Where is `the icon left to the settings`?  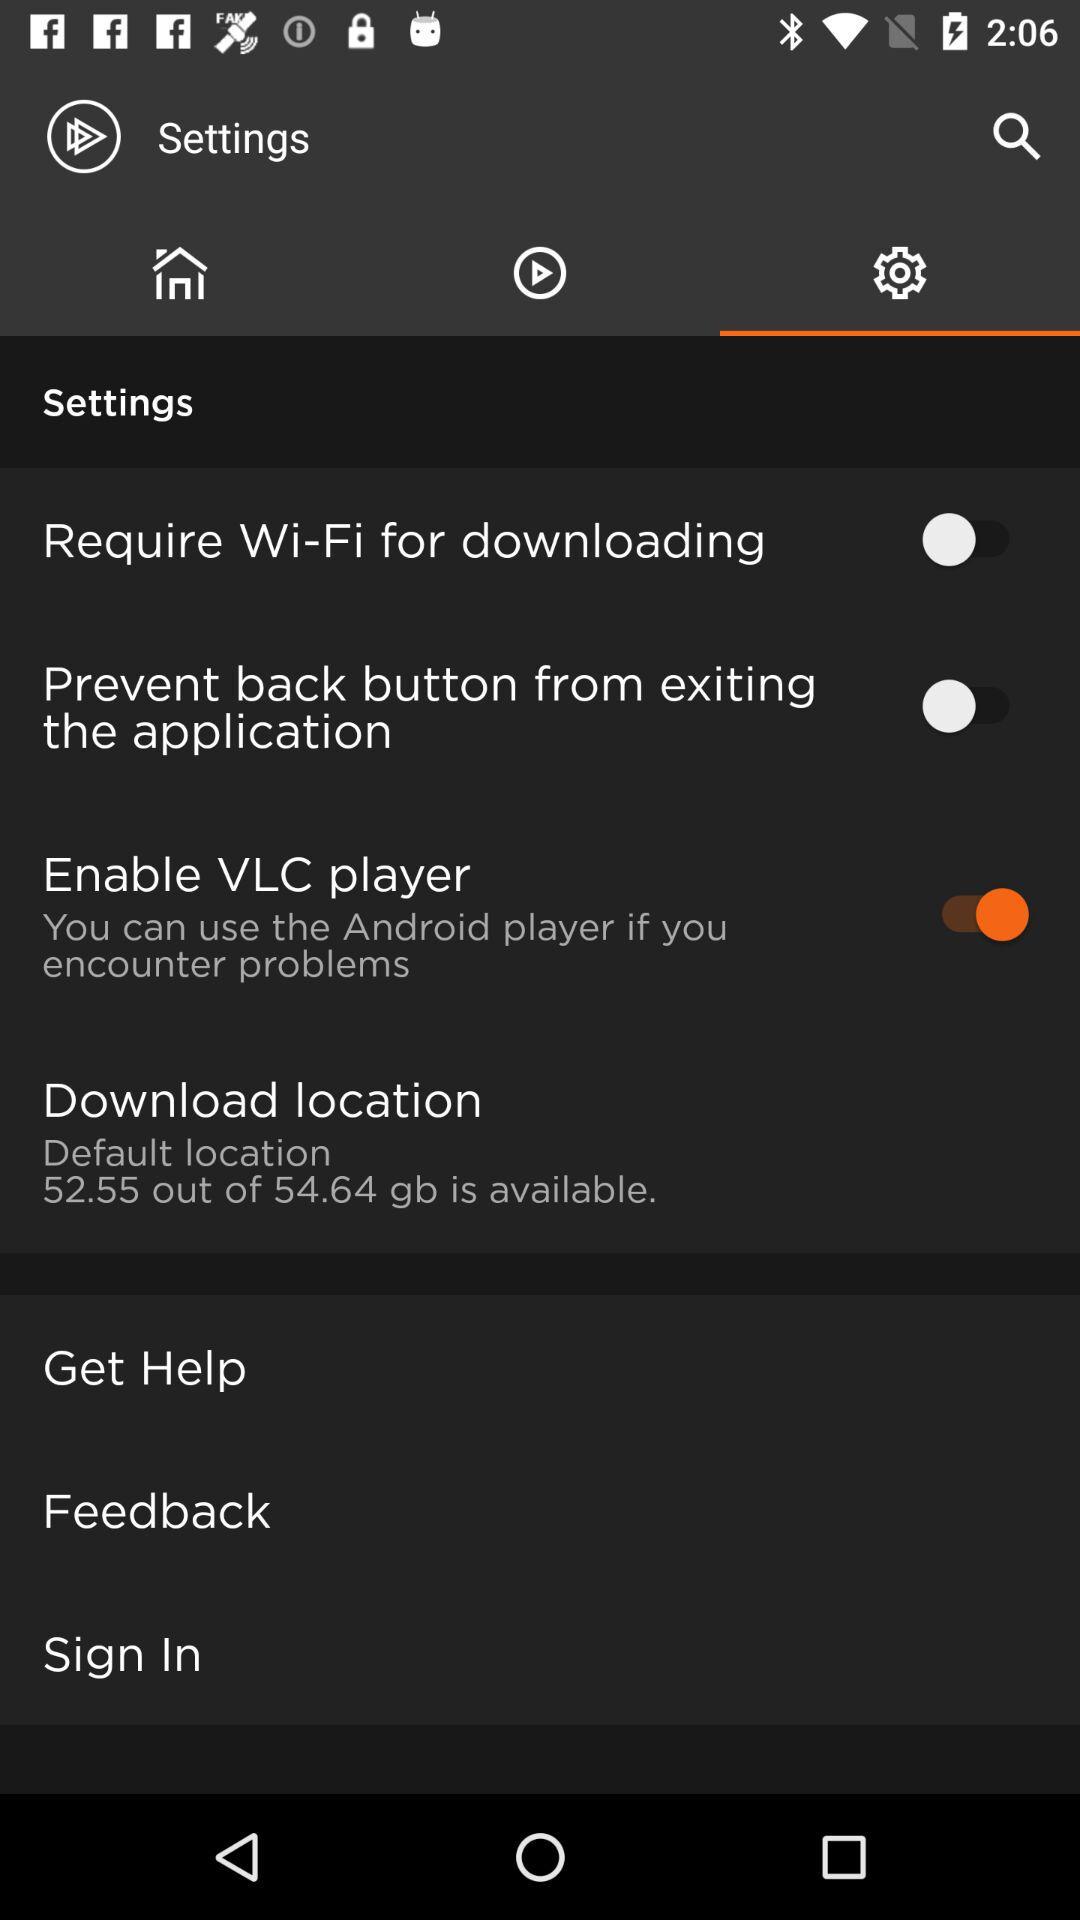
the icon left to the settings is located at coordinates (100, 136).